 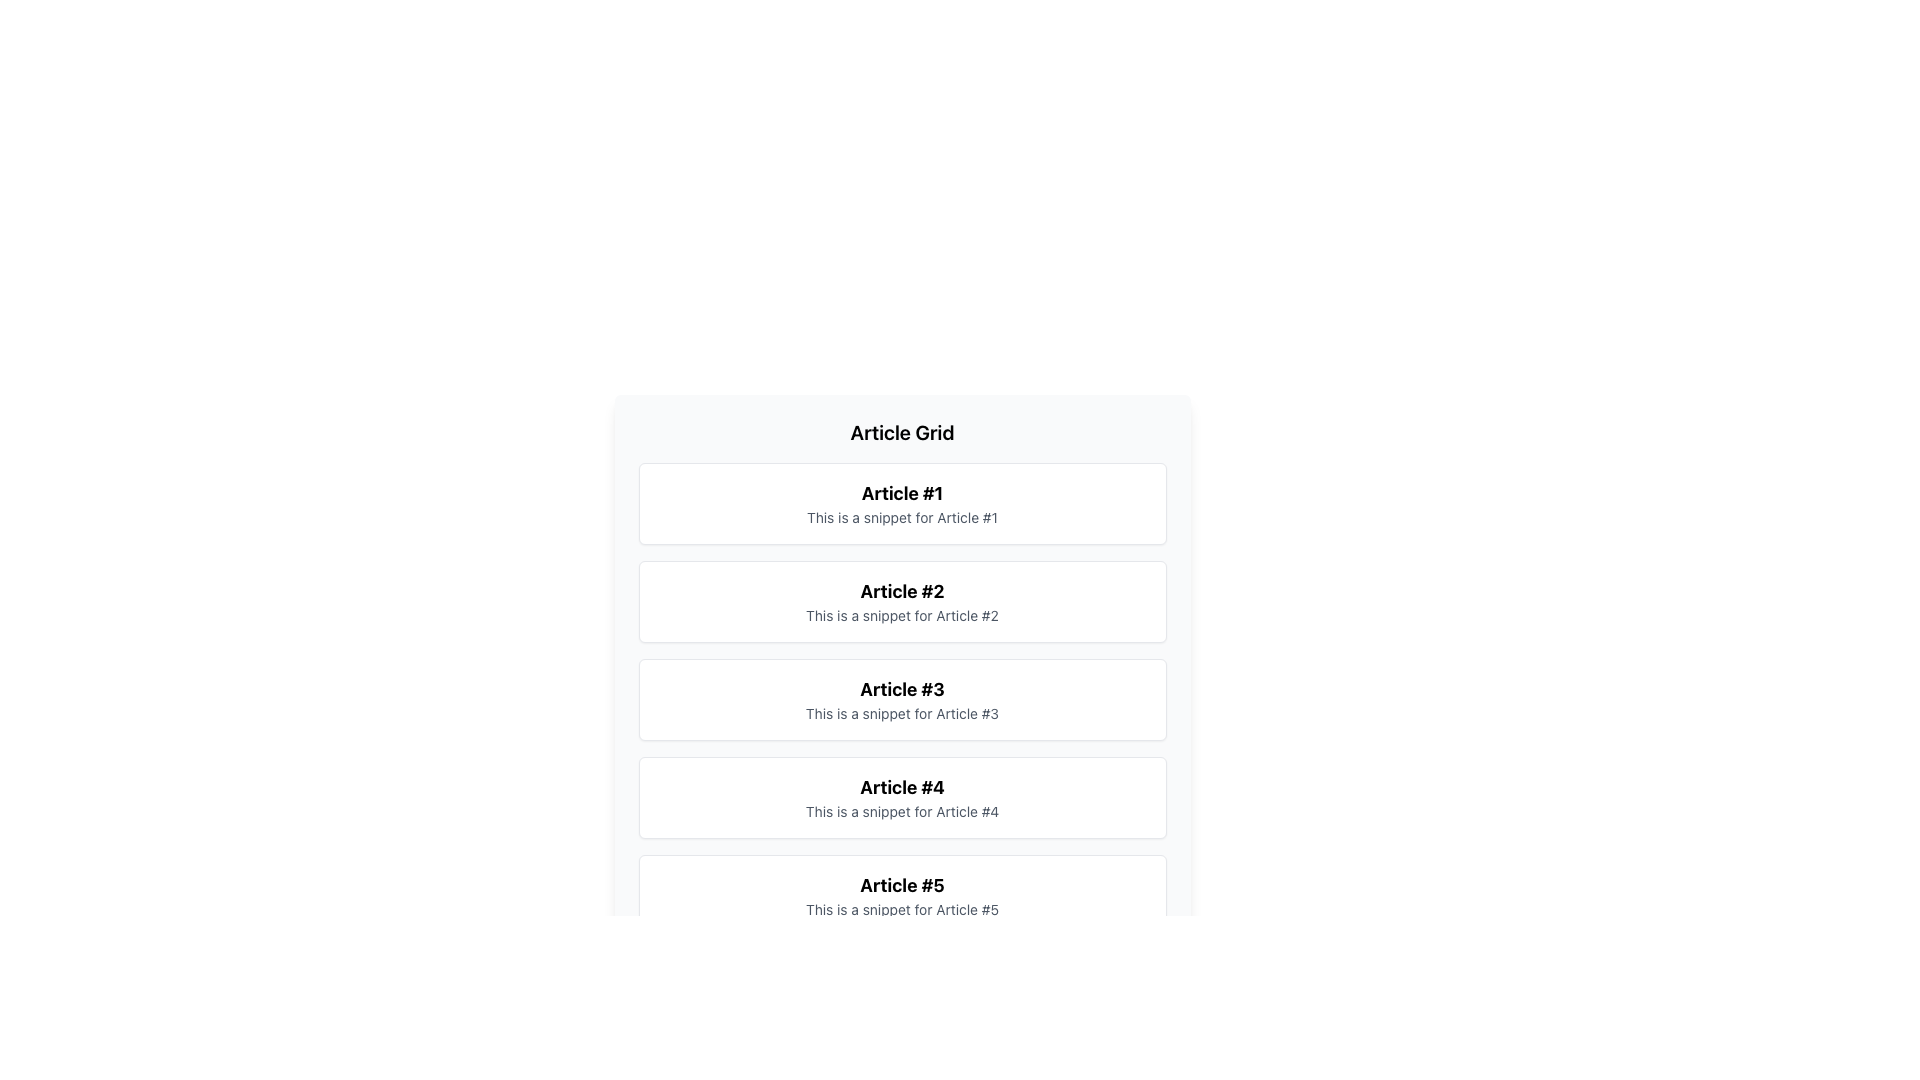 I want to click on the informative text snippet related to 'Article #1' that is positioned below the title in a white card with rounded corners, so click(x=901, y=516).